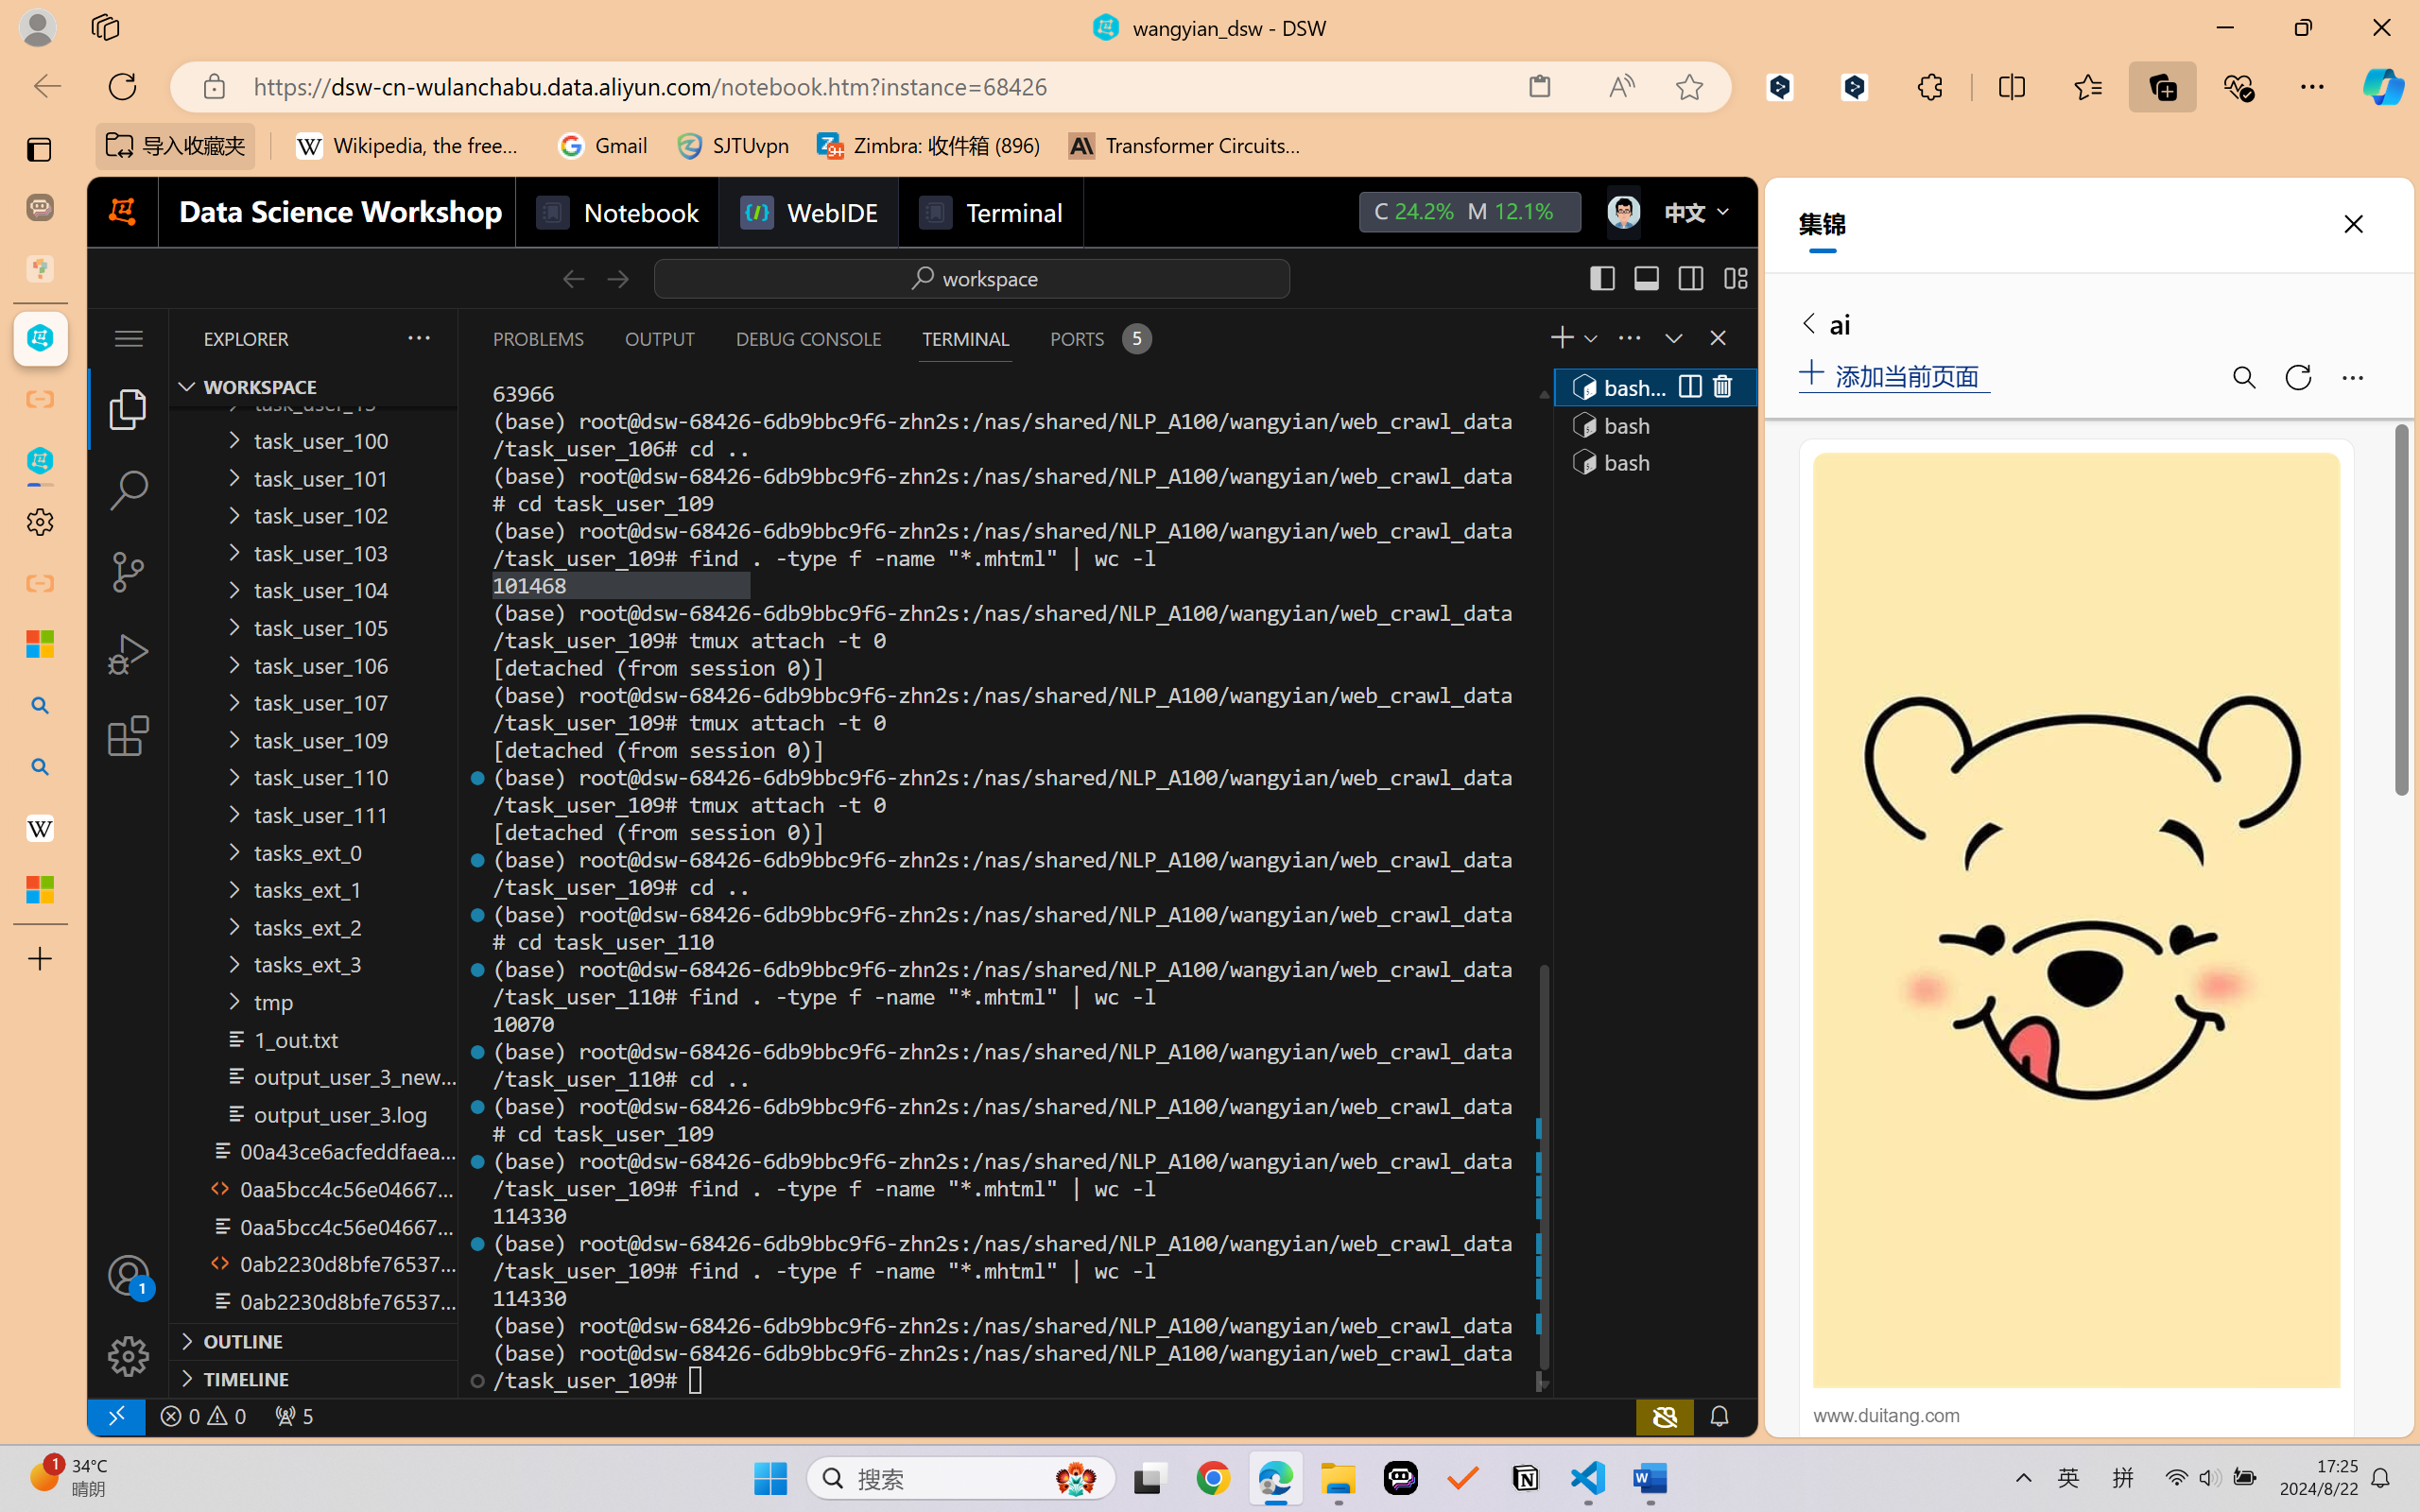 The image size is (2420, 1512). Describe the element at coordinates (807, 337) in the screenshot. I see `'Debug Console (Ctrl+Shift+Y)'` at that location.